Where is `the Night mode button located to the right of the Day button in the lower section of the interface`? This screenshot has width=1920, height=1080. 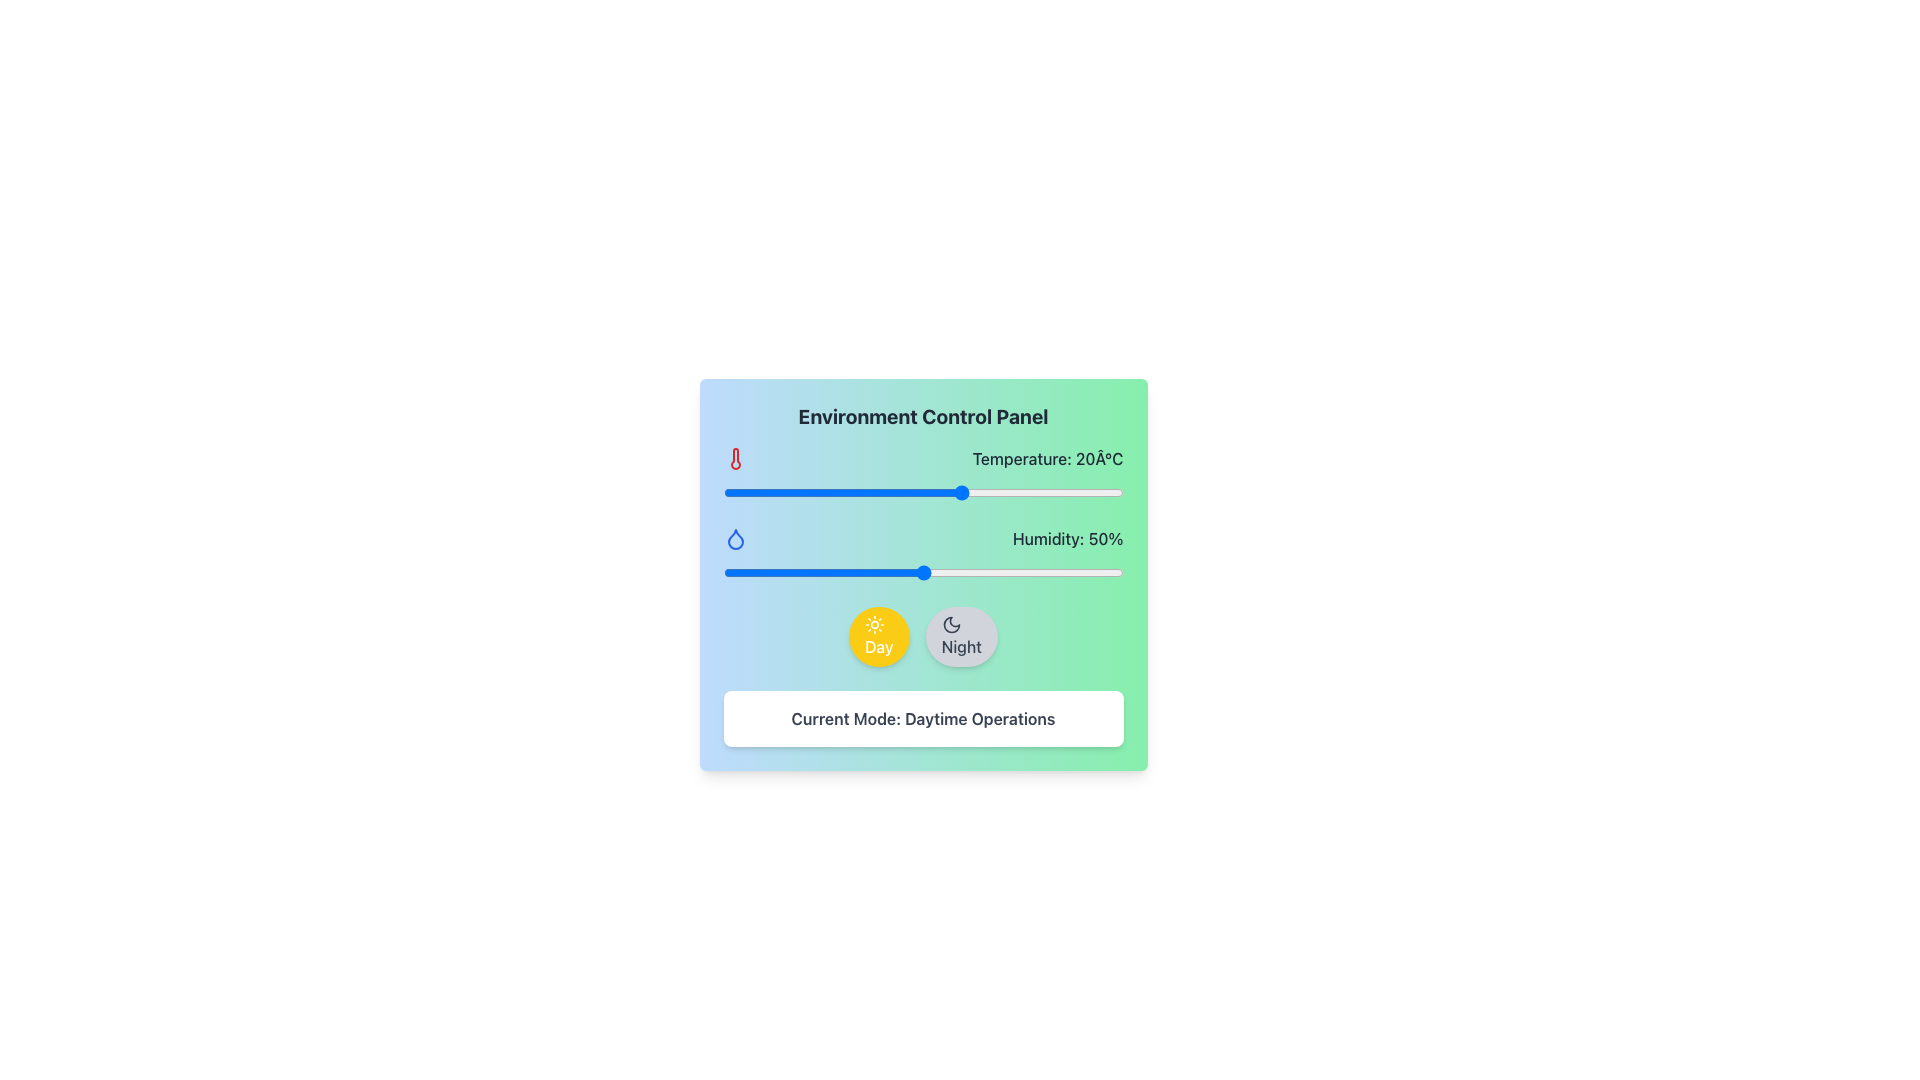 the Night mode button located to the right of the Day button in the lower section of the interface is located at coordinates (961, 636).